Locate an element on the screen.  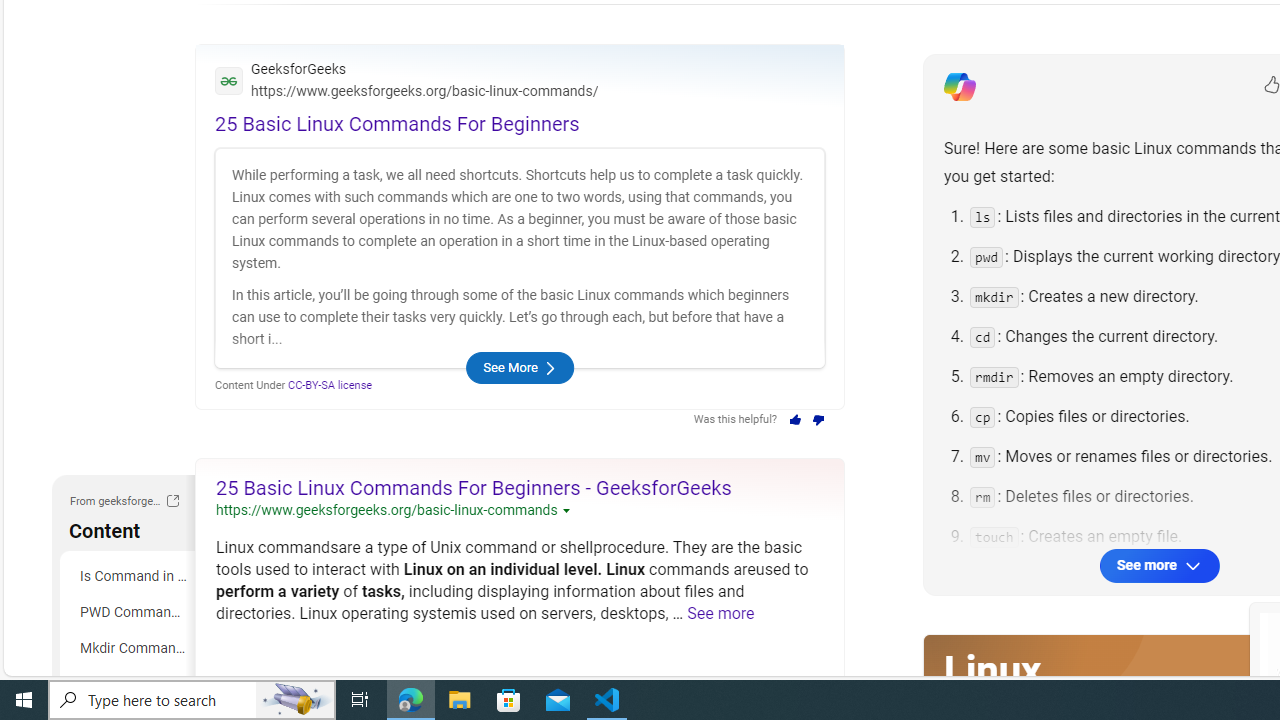
'From geeksforgeeks.org' is located at coordinates (172, 500).